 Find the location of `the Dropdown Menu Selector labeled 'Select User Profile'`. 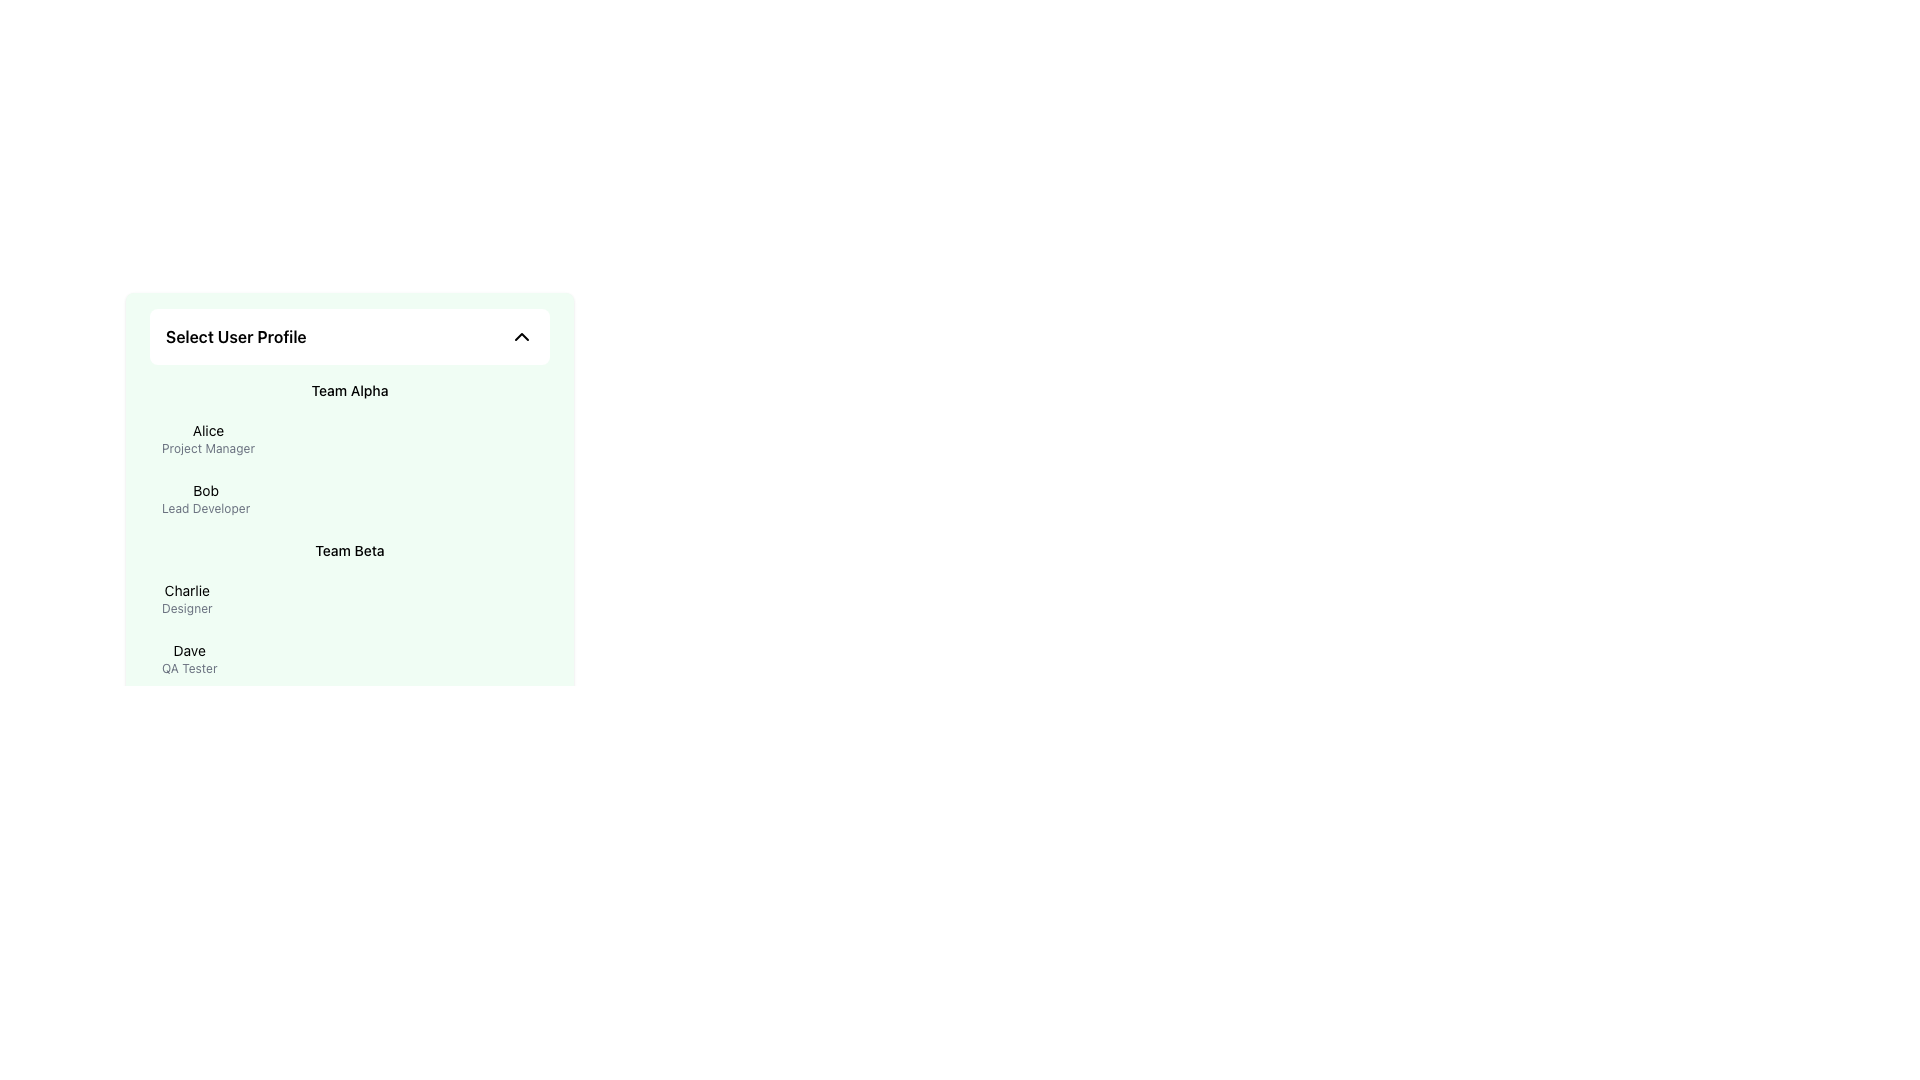

the Dropdown Menu Selector labeled 'Select User Profile' is located at coordinates (350, 335).